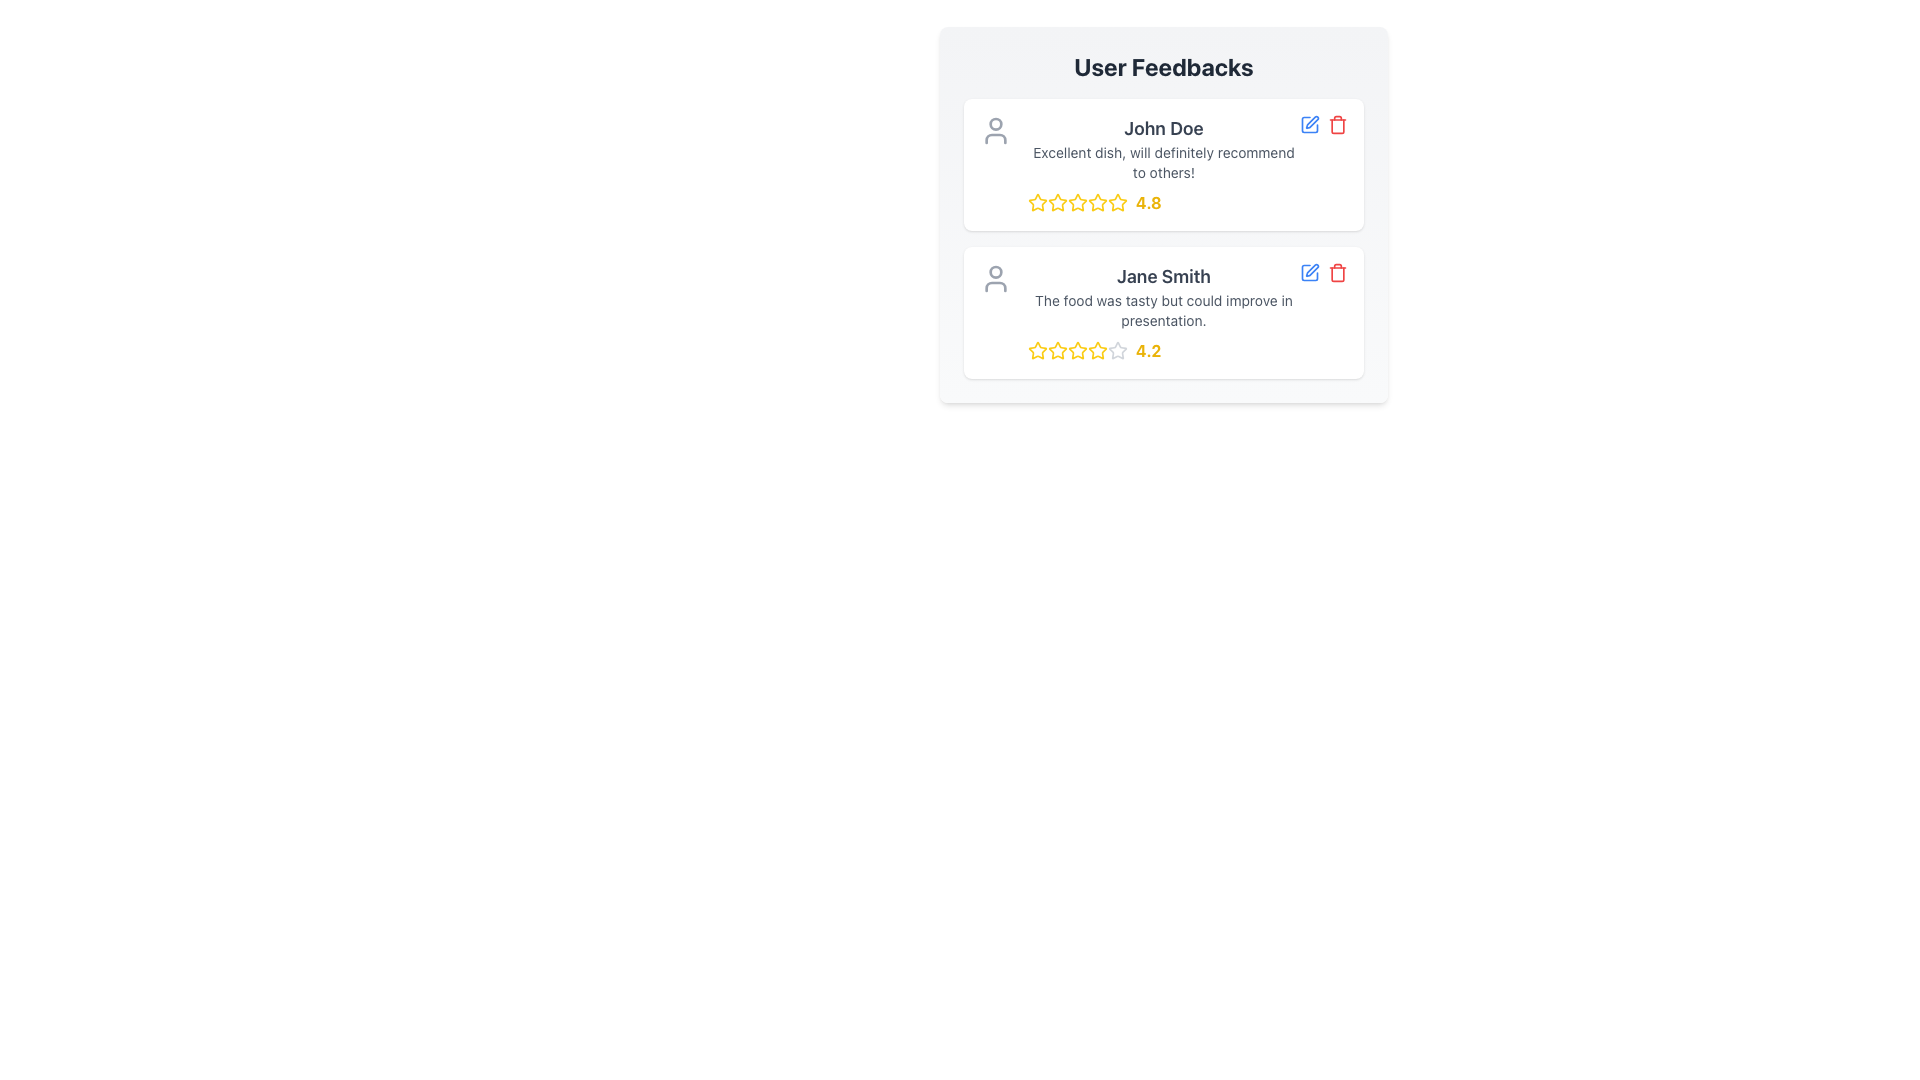  Describe the element at coordinates (1077, 202) in the screenshot. I see `the third rating star icon with a yellow outline and white interior, which is part of the rating system next to the text '4.8' in John Doe's user feedback card` at that location.